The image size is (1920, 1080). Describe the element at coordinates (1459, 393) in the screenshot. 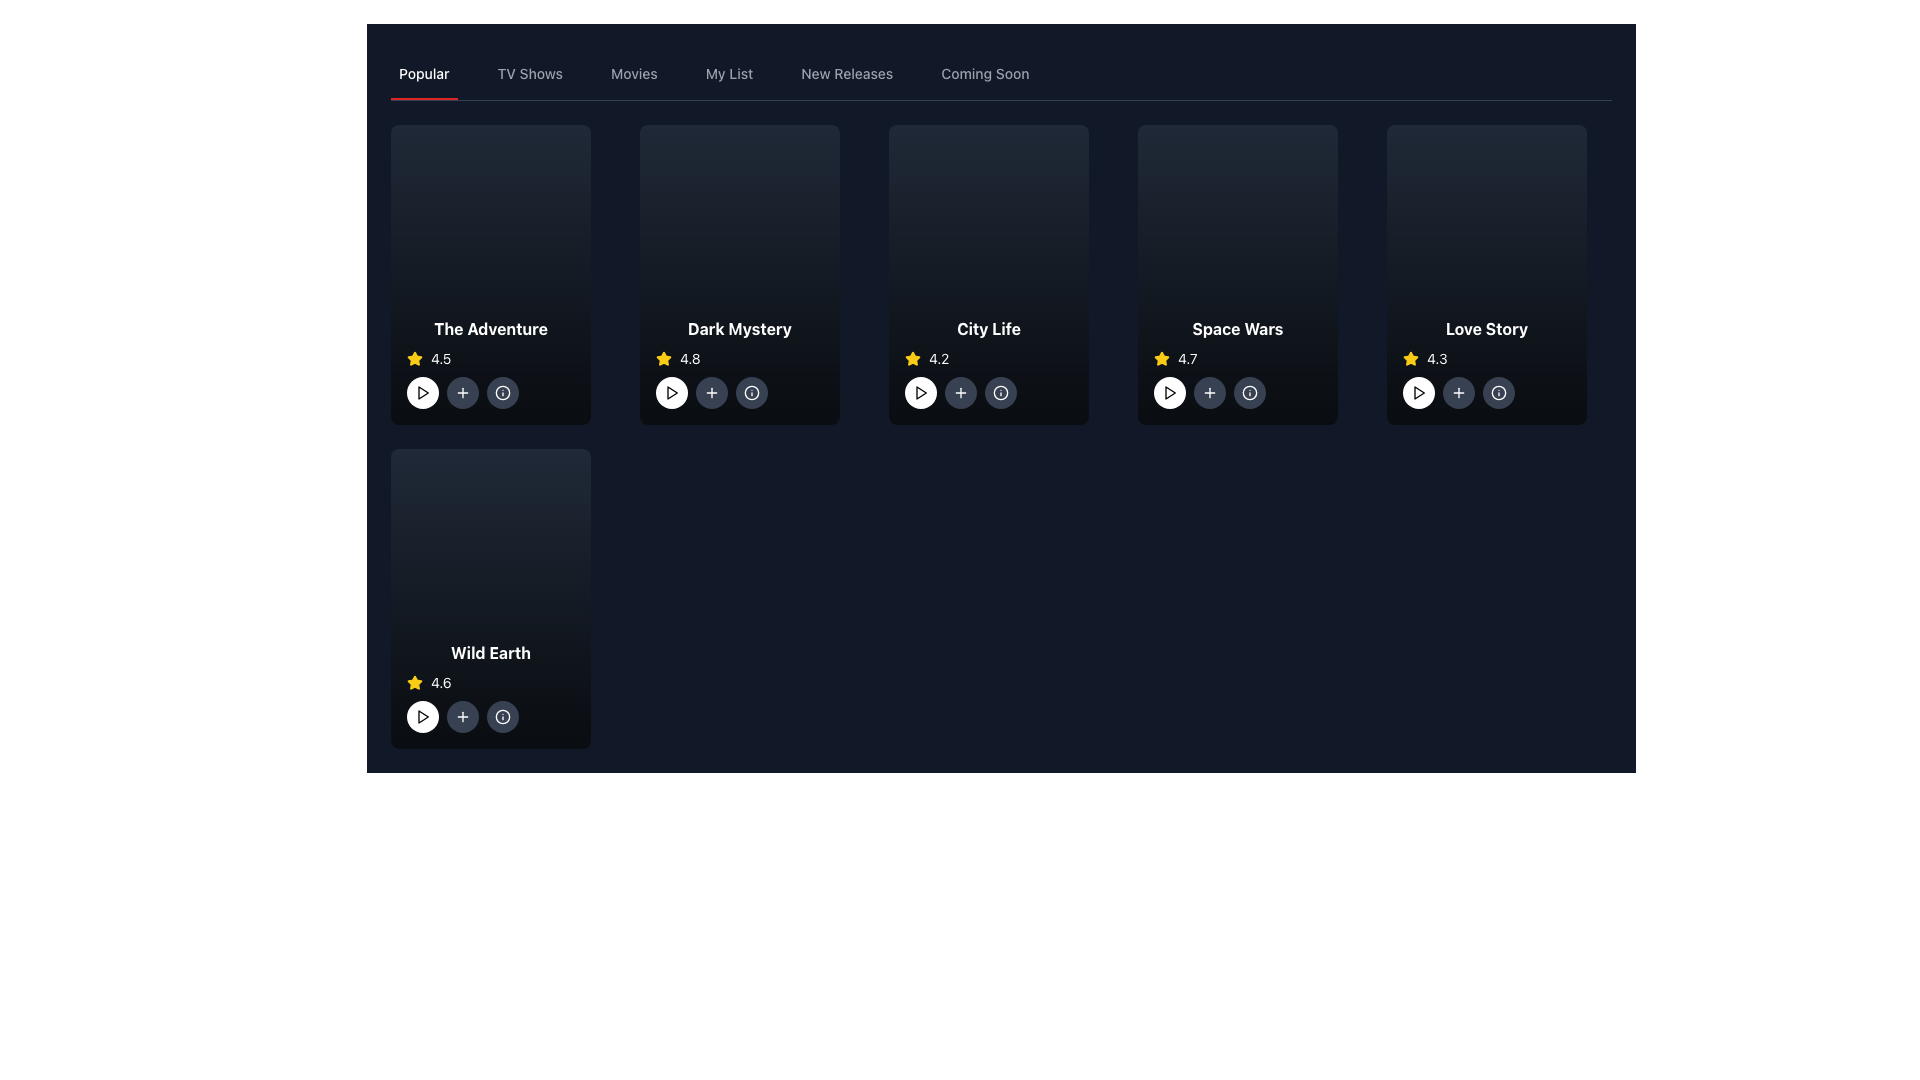

I see `the button positioned in the lower section of the card displaying the movie 'Love Story'` at that location.